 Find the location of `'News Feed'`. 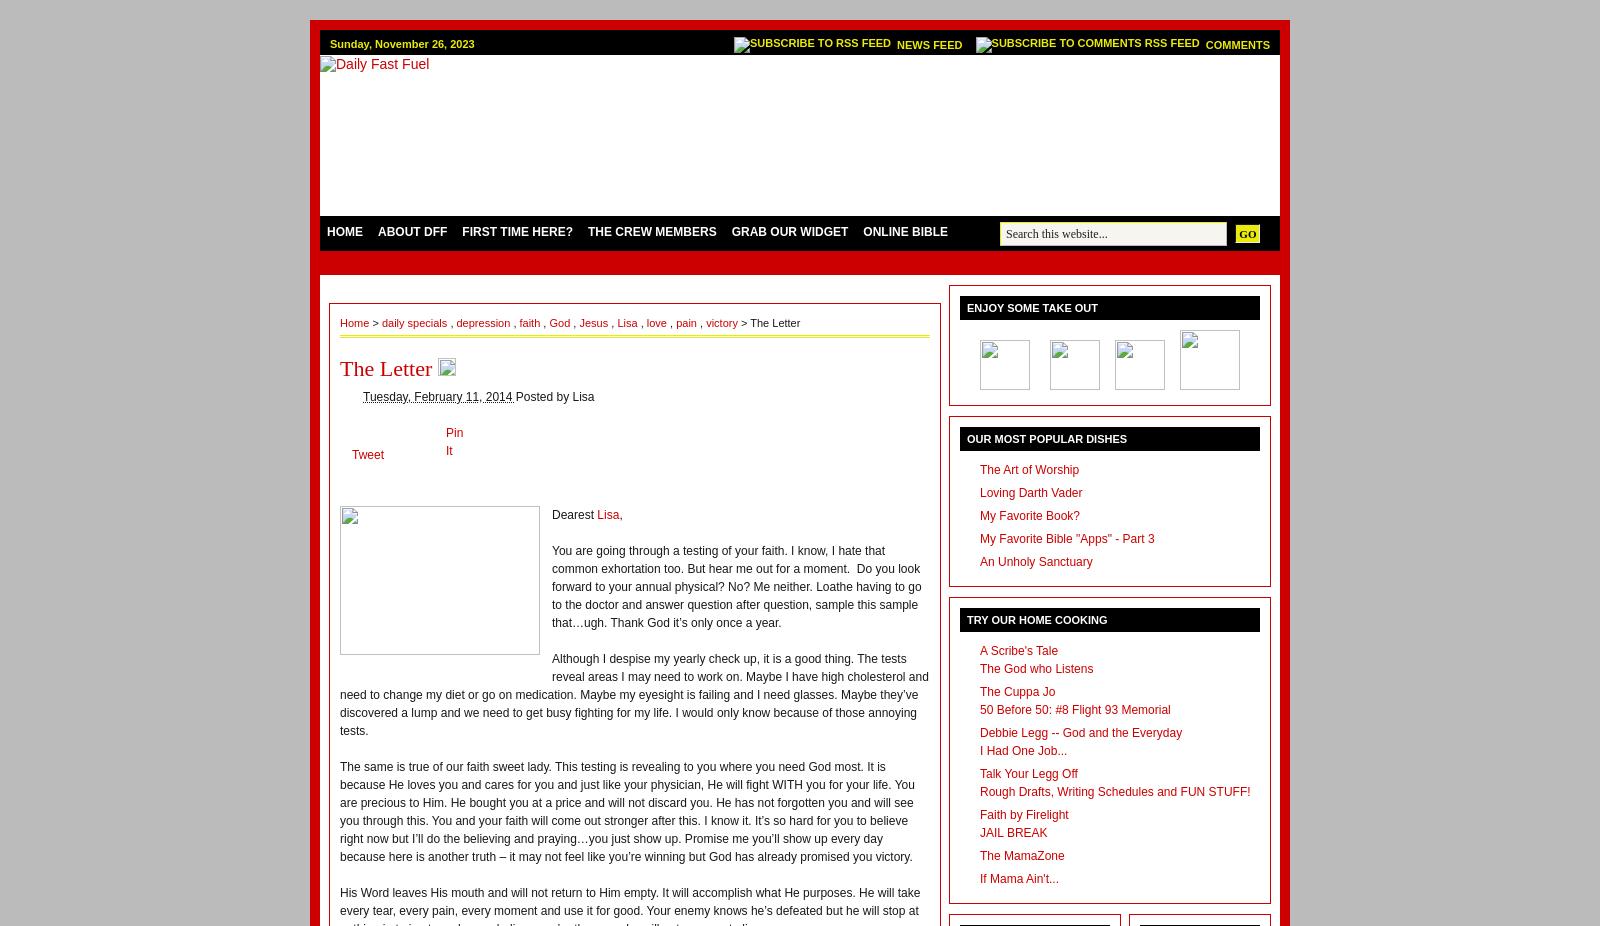

'News Feed' is located at coordinates (895, 44).